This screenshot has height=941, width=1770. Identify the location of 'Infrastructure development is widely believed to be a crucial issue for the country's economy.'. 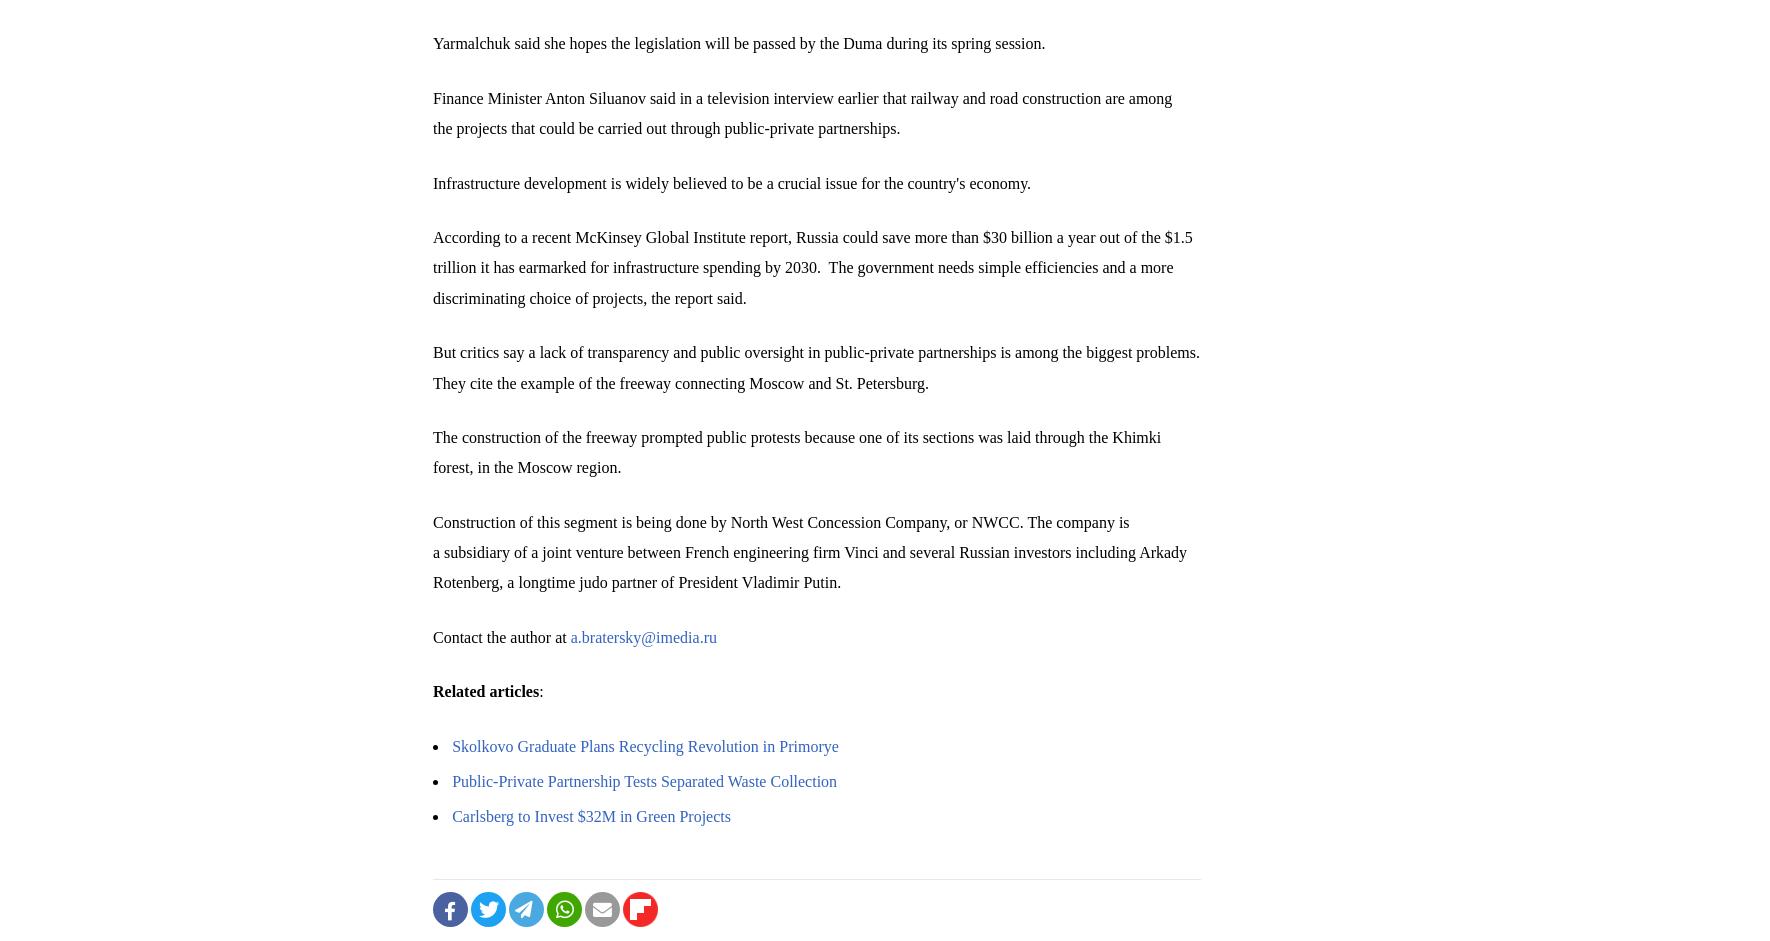
(731, 182).